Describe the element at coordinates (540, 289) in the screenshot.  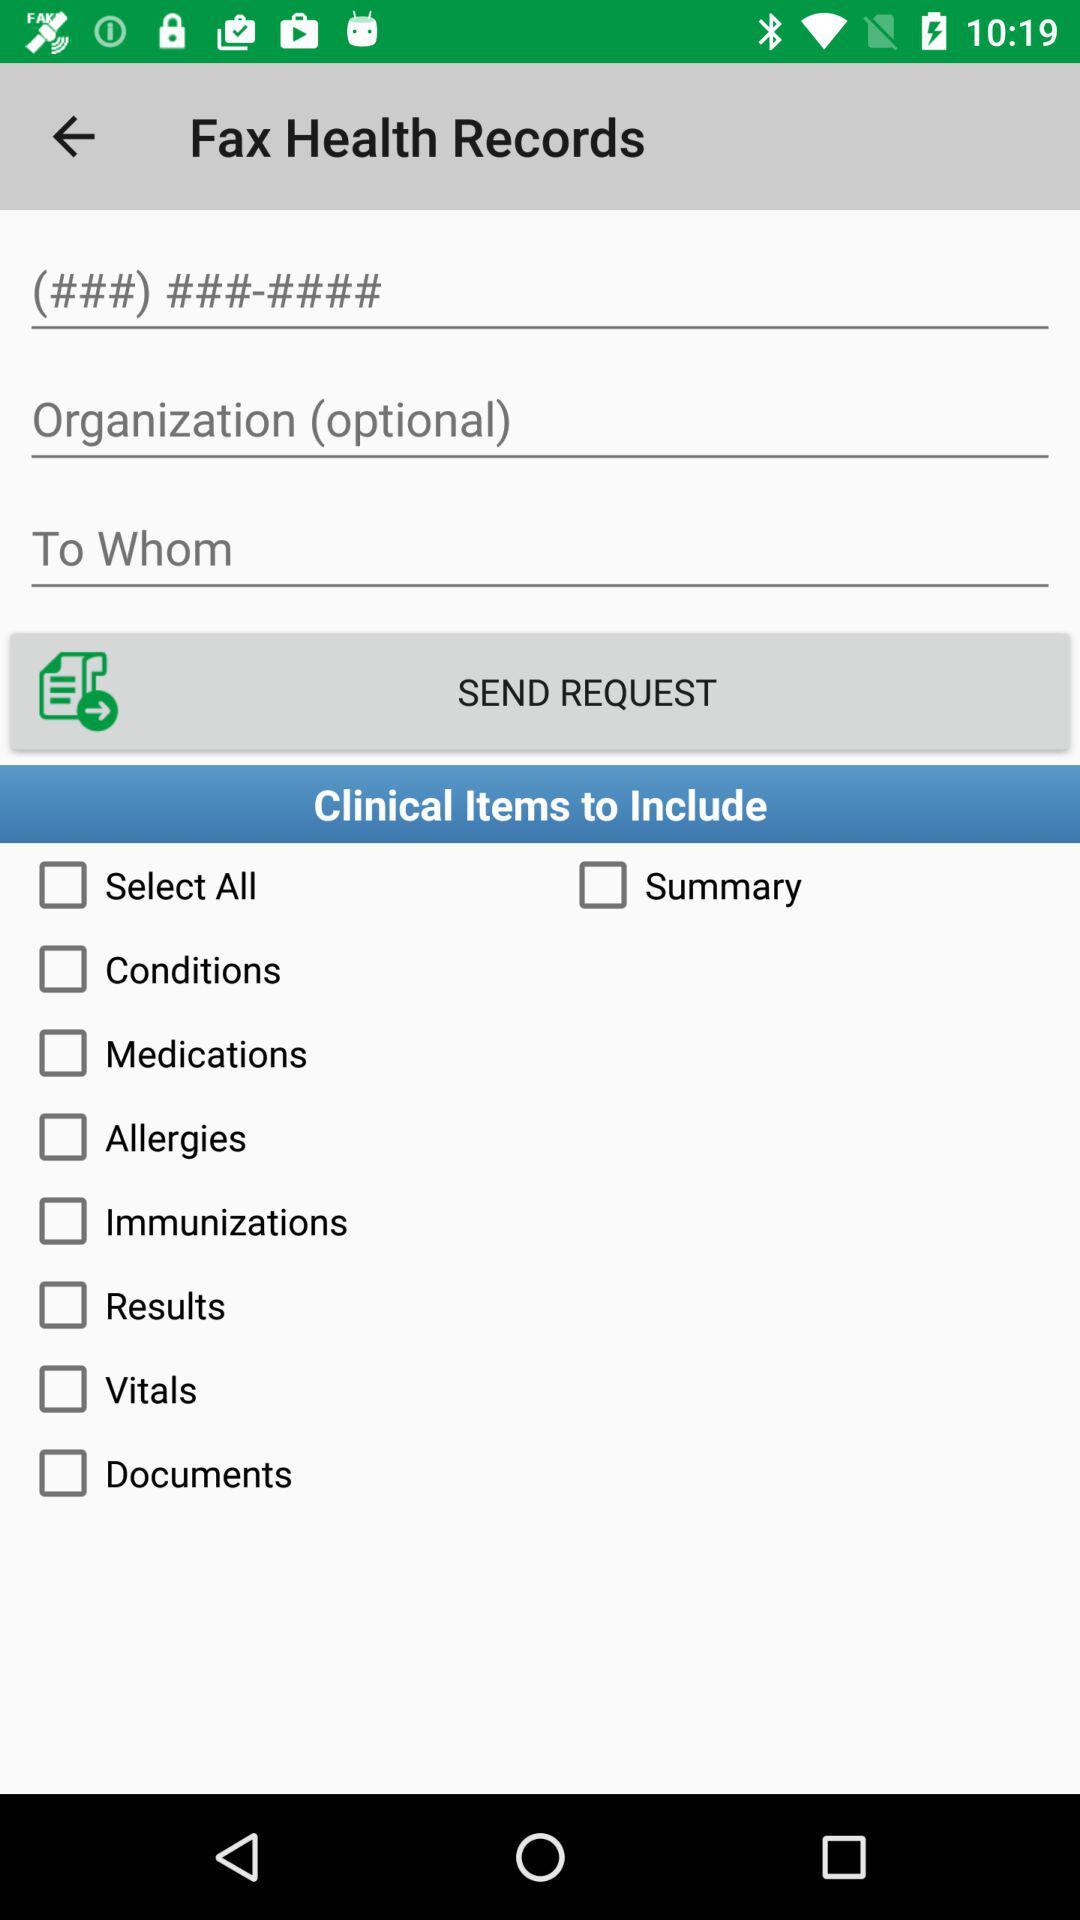
I see `search in item` at that location.